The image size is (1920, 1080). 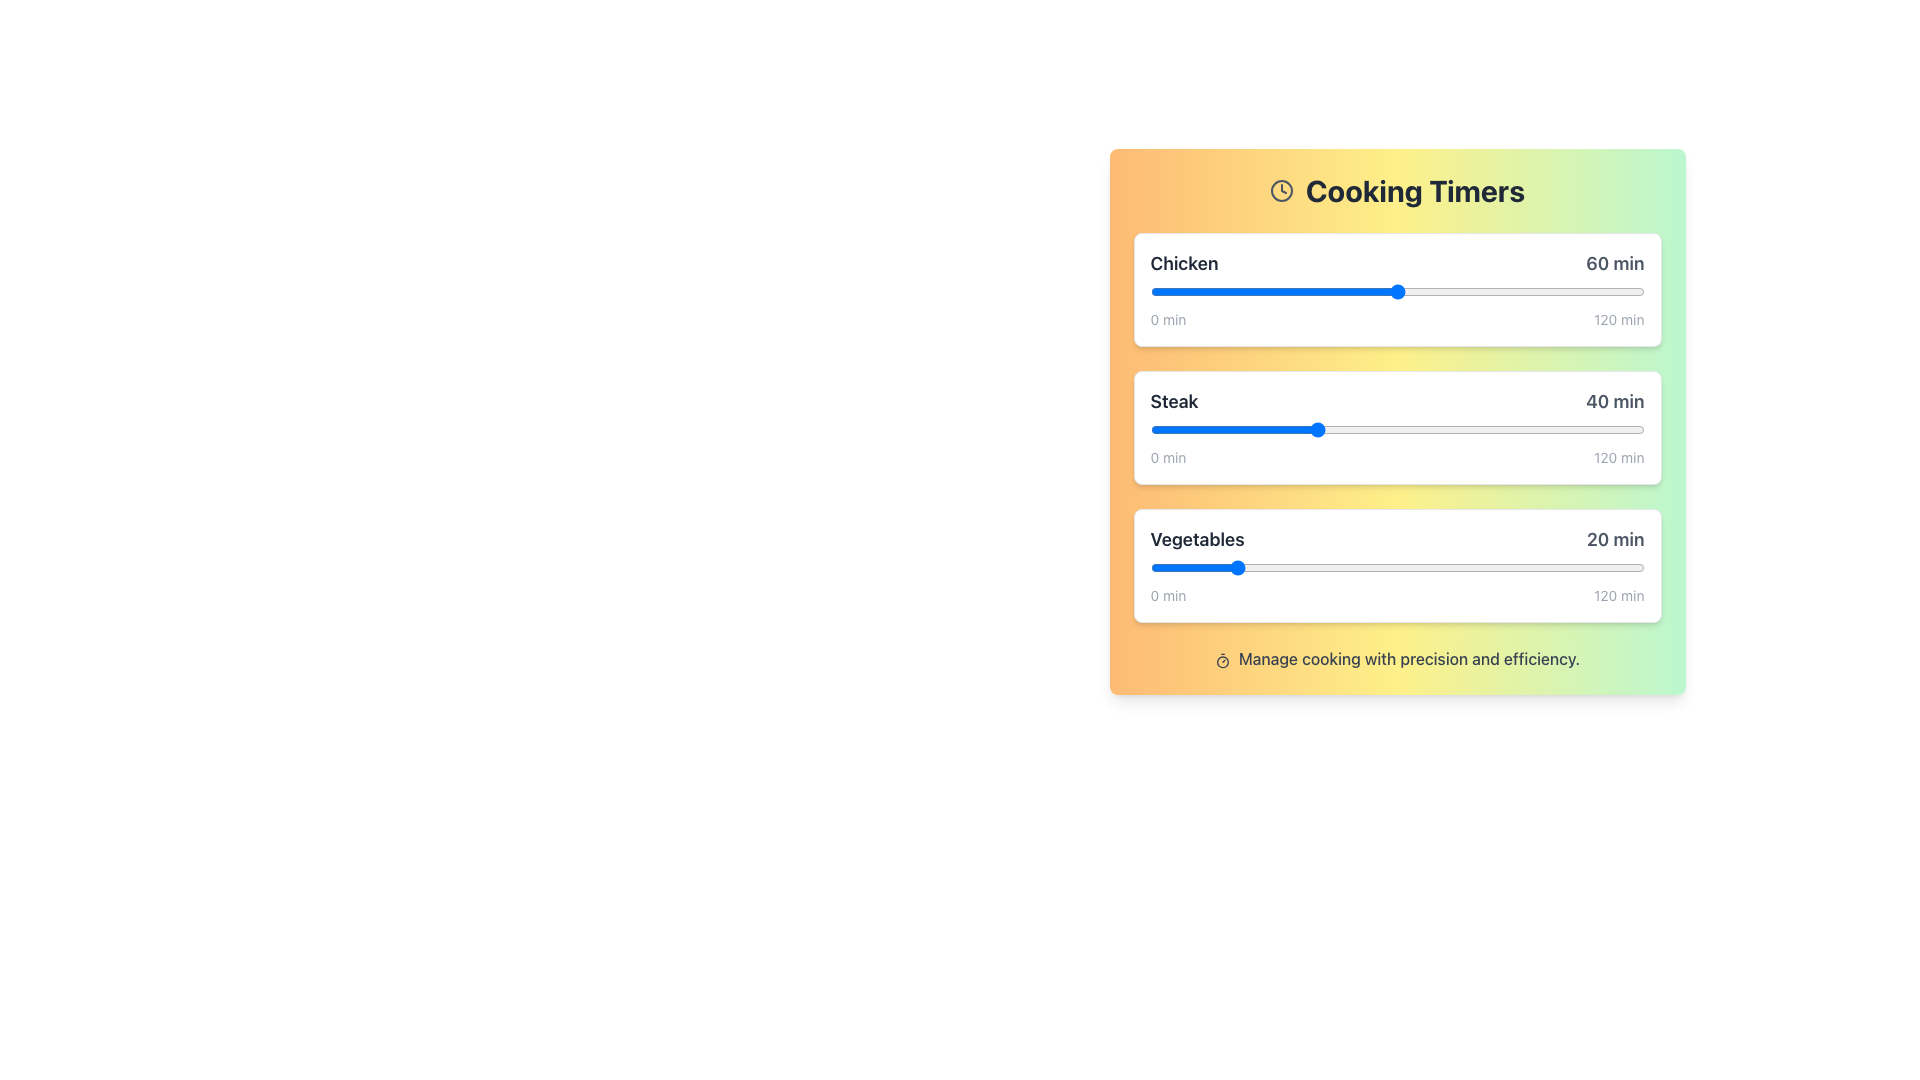 I want to click on cooking time for steak, so click(x=1508, y=428).